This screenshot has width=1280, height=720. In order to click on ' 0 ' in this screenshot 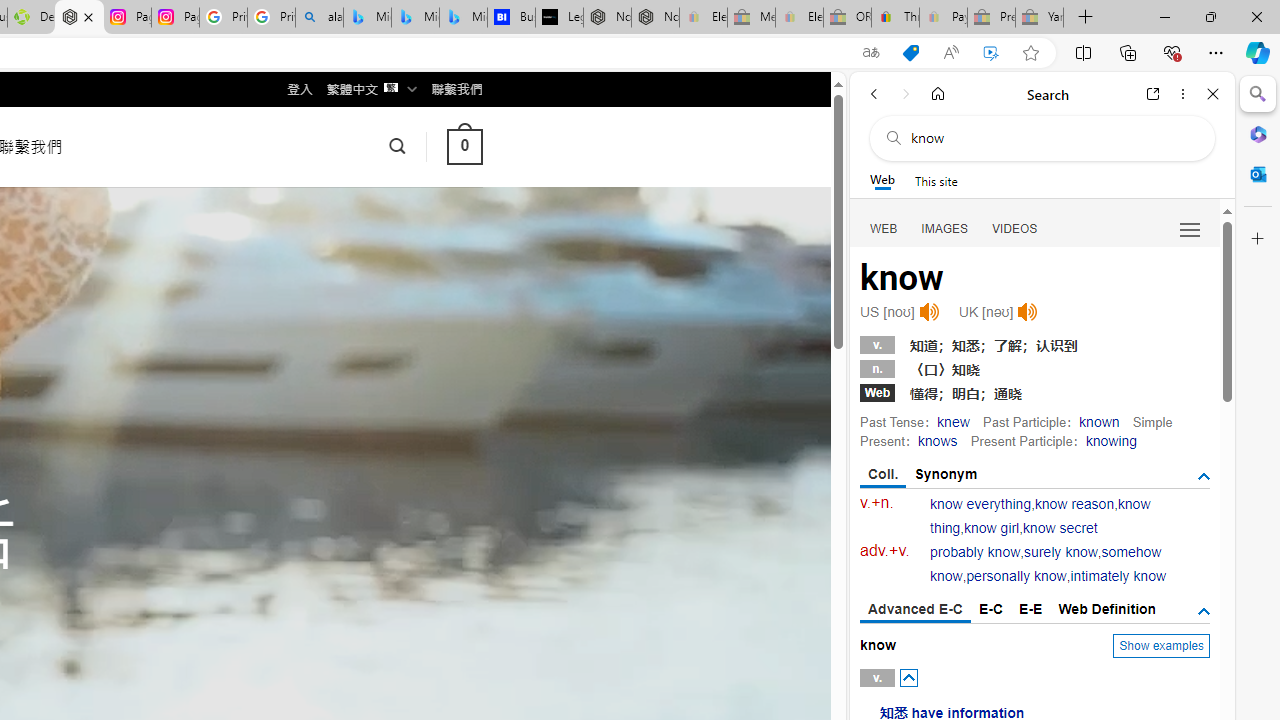, I will do `click(463, 145)`.